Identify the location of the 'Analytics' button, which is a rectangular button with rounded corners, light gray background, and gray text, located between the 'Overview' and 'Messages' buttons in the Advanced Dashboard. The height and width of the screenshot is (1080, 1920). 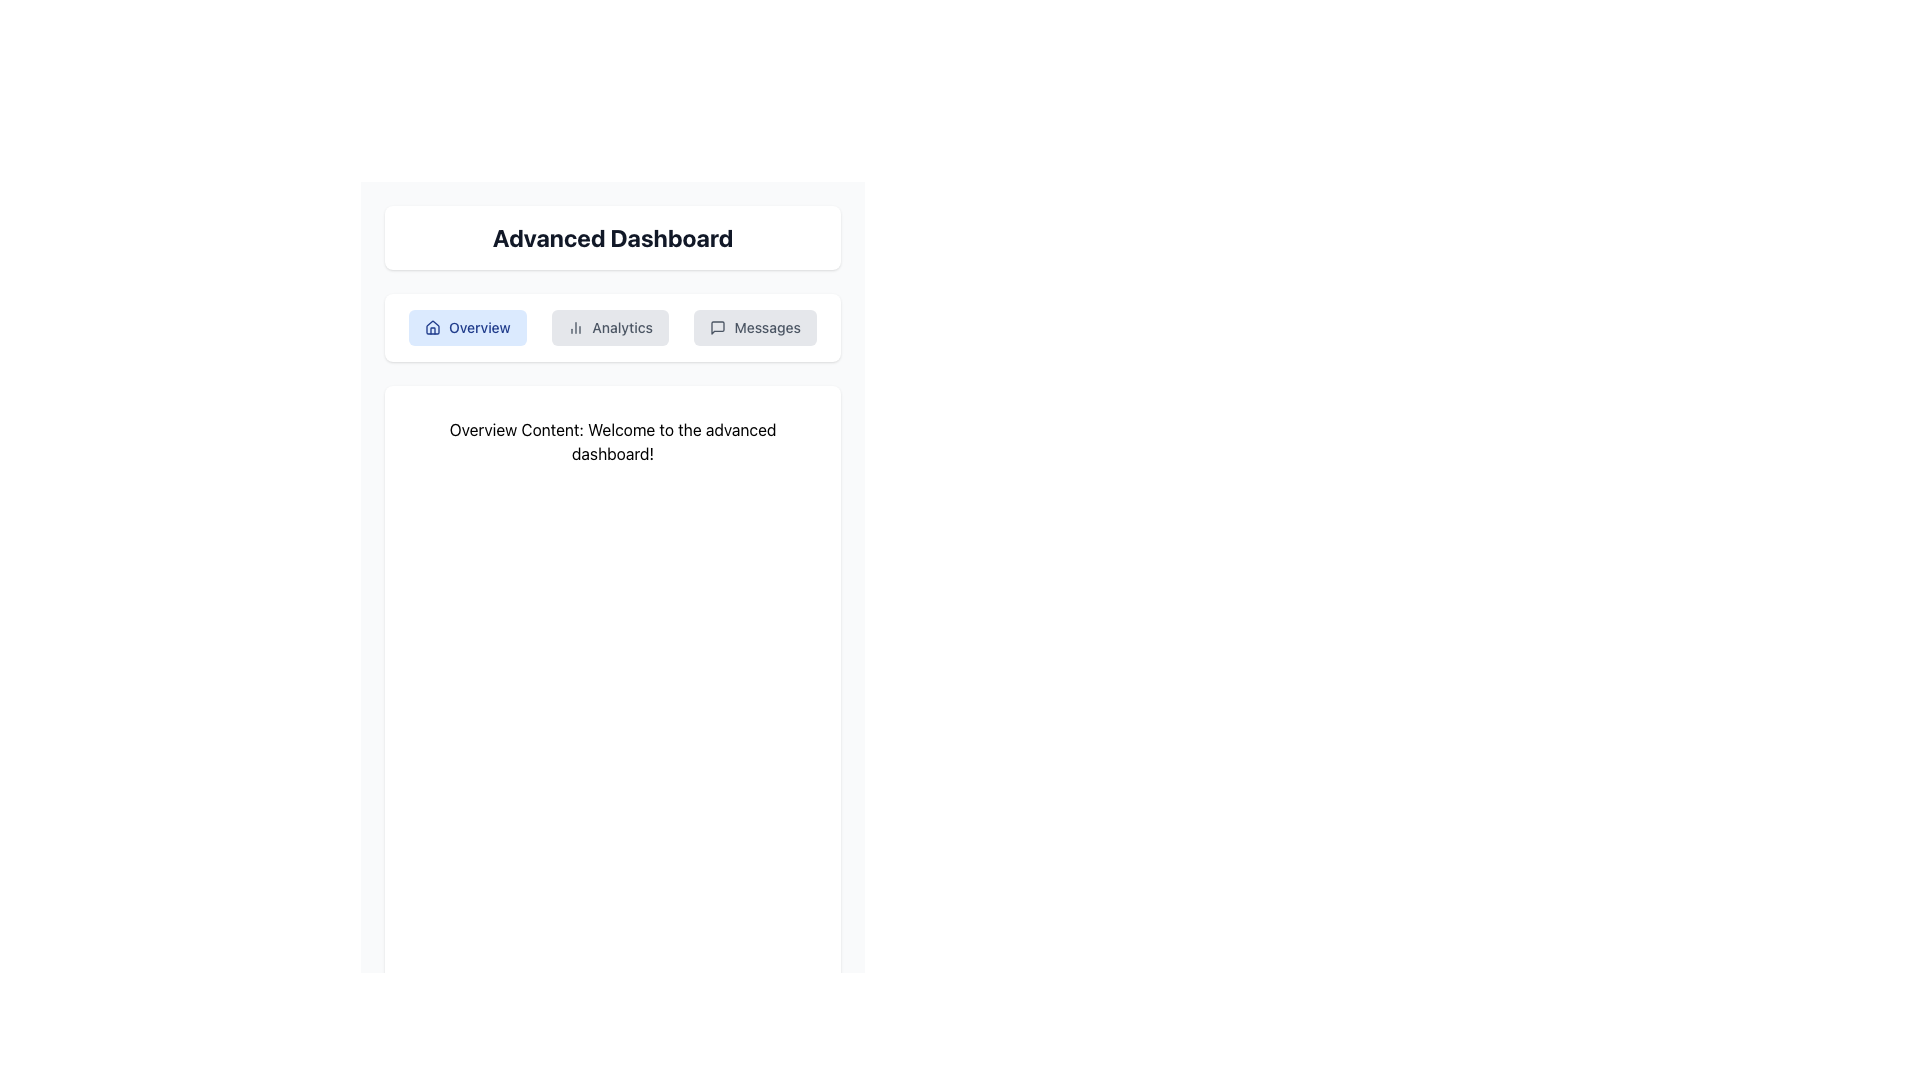
(609, 326).